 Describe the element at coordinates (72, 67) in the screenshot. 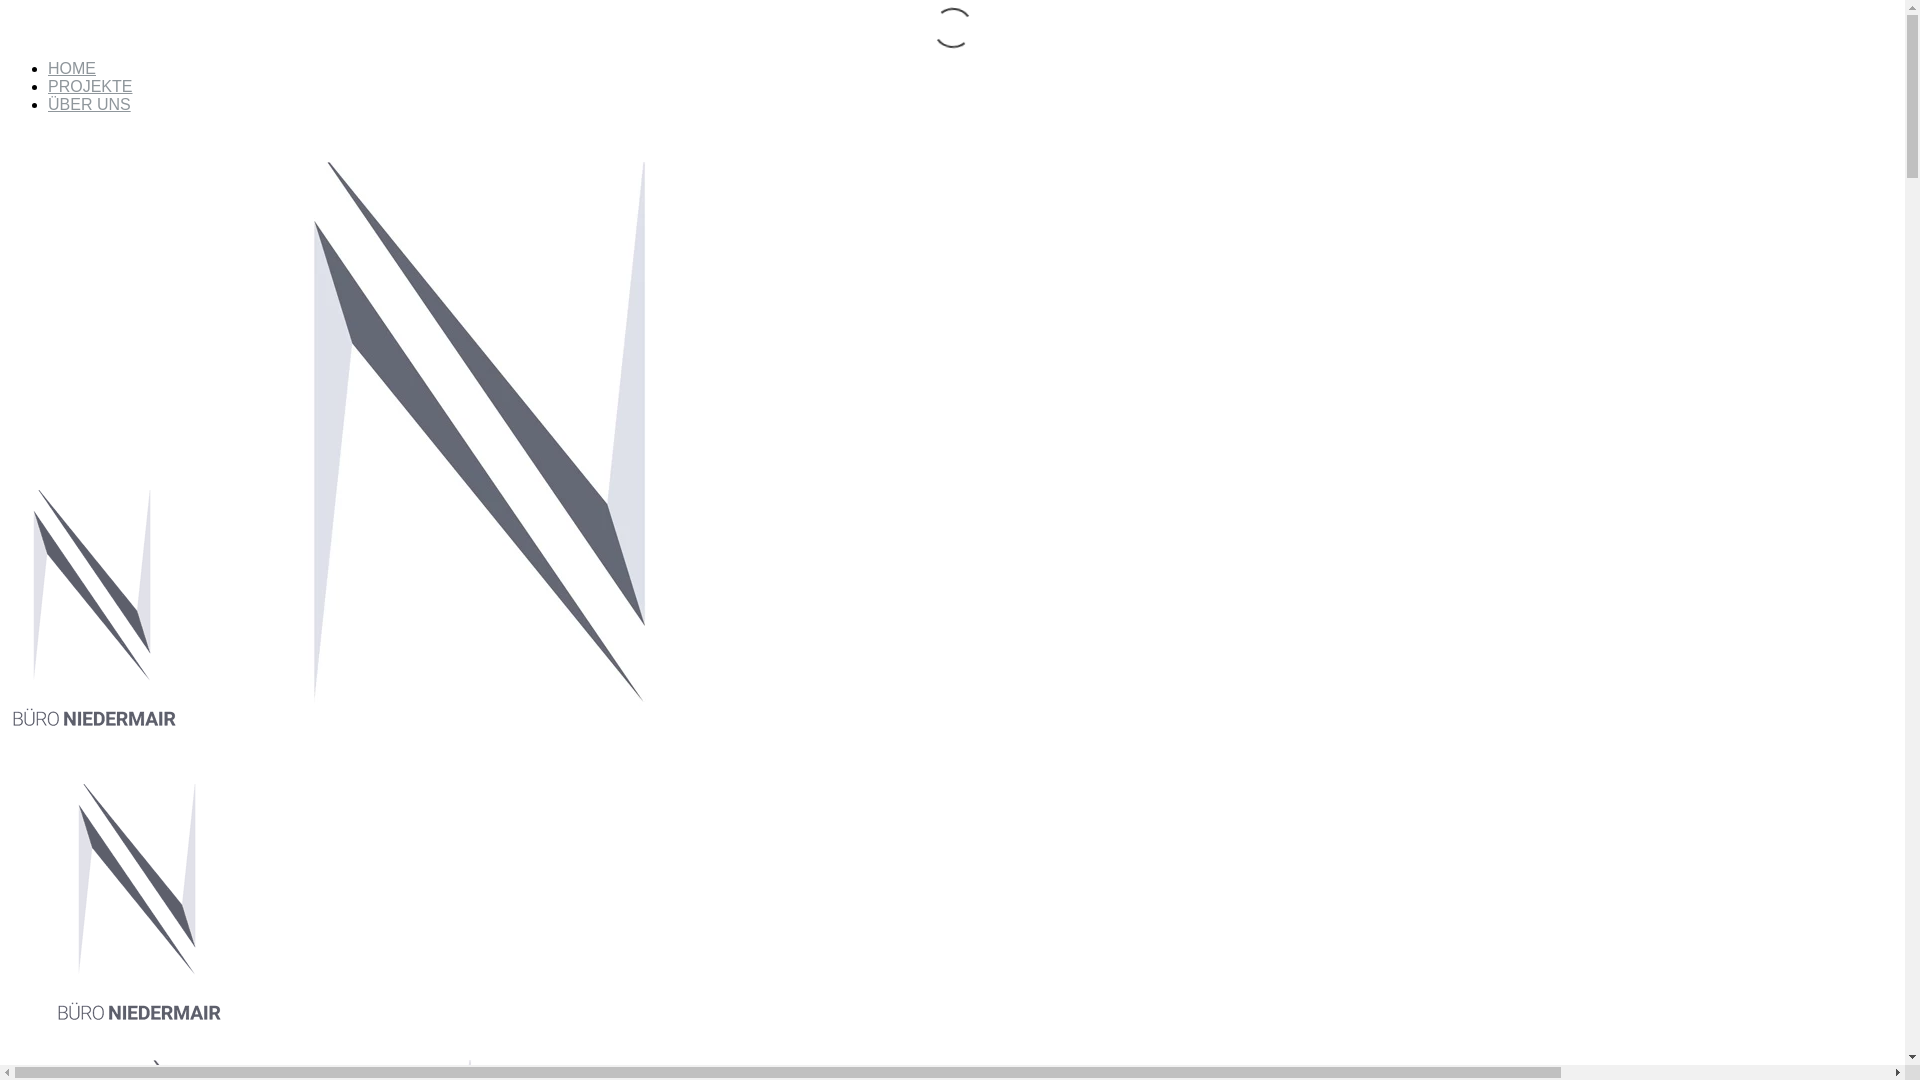

I see `'HOME'` at that location.